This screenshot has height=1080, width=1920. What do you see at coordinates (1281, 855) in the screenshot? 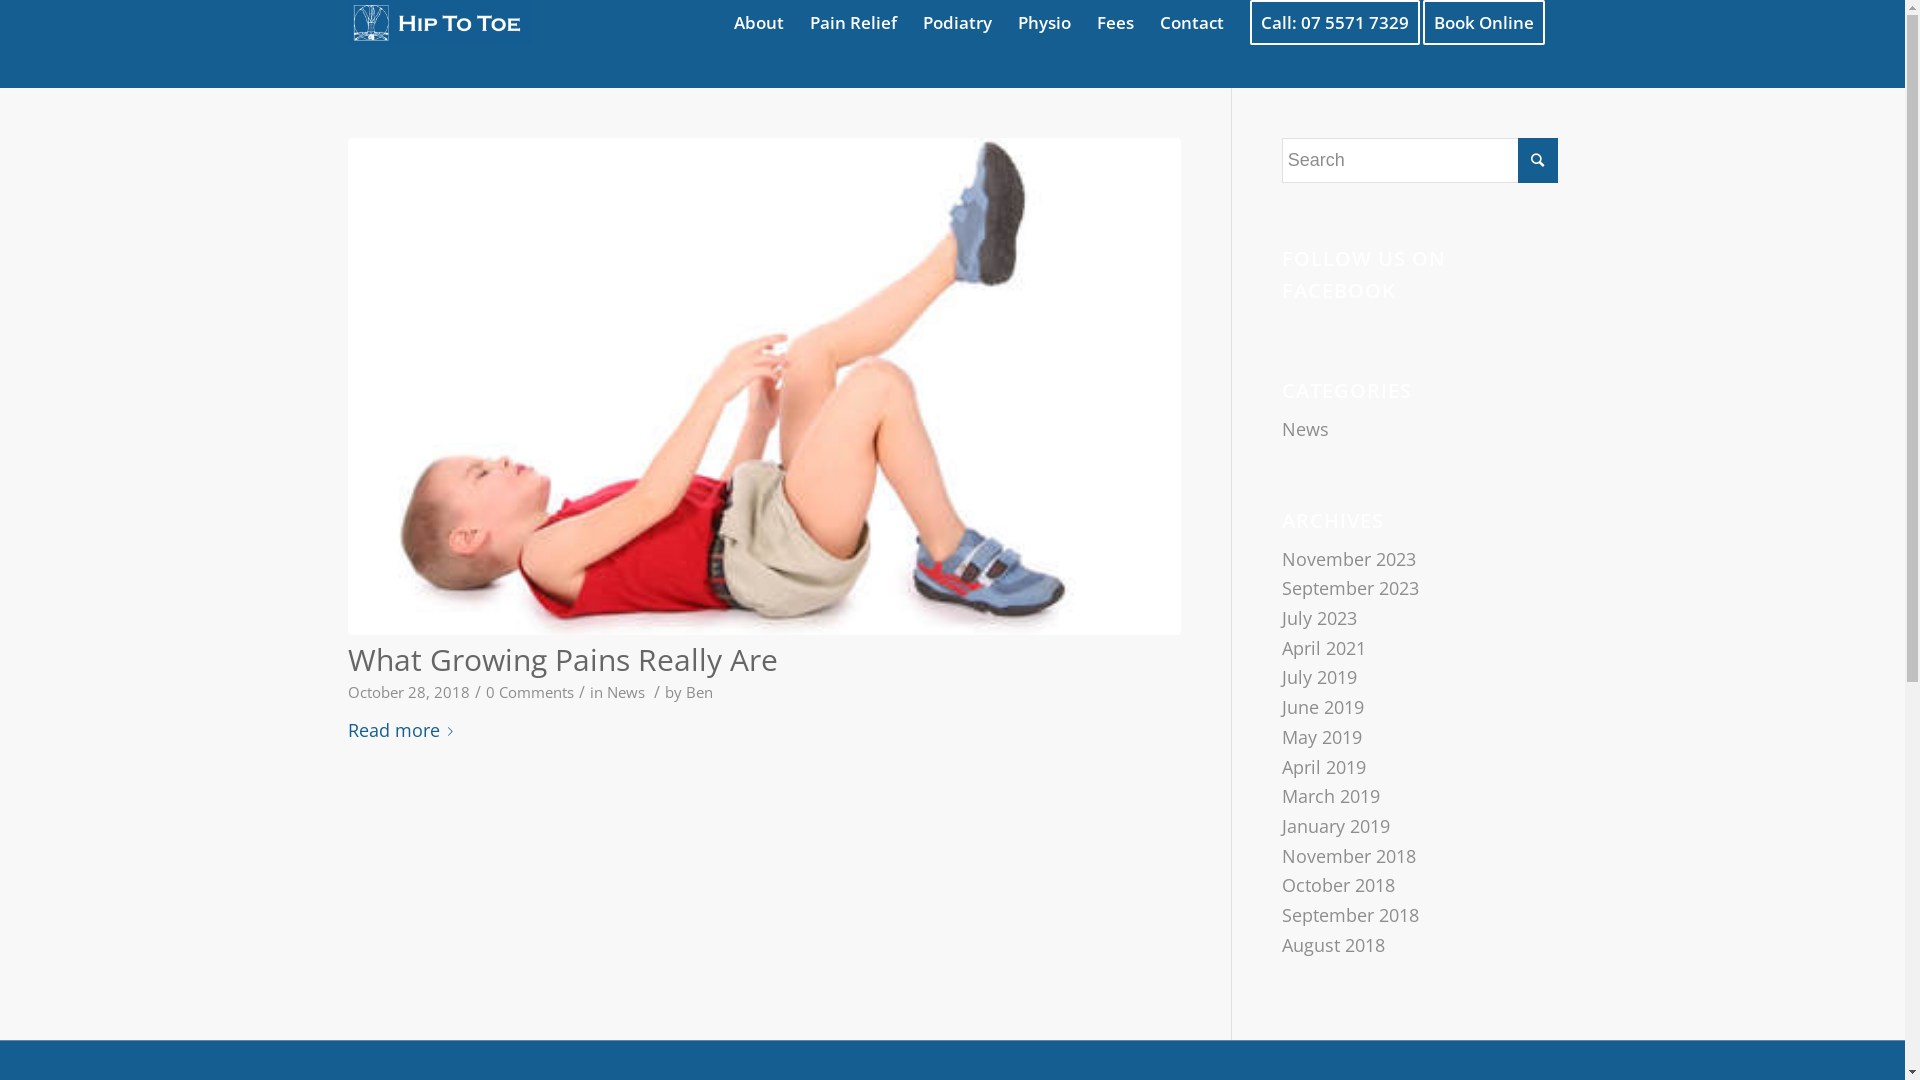
I see `'November 2018'` at bounding box center [1281, 855].